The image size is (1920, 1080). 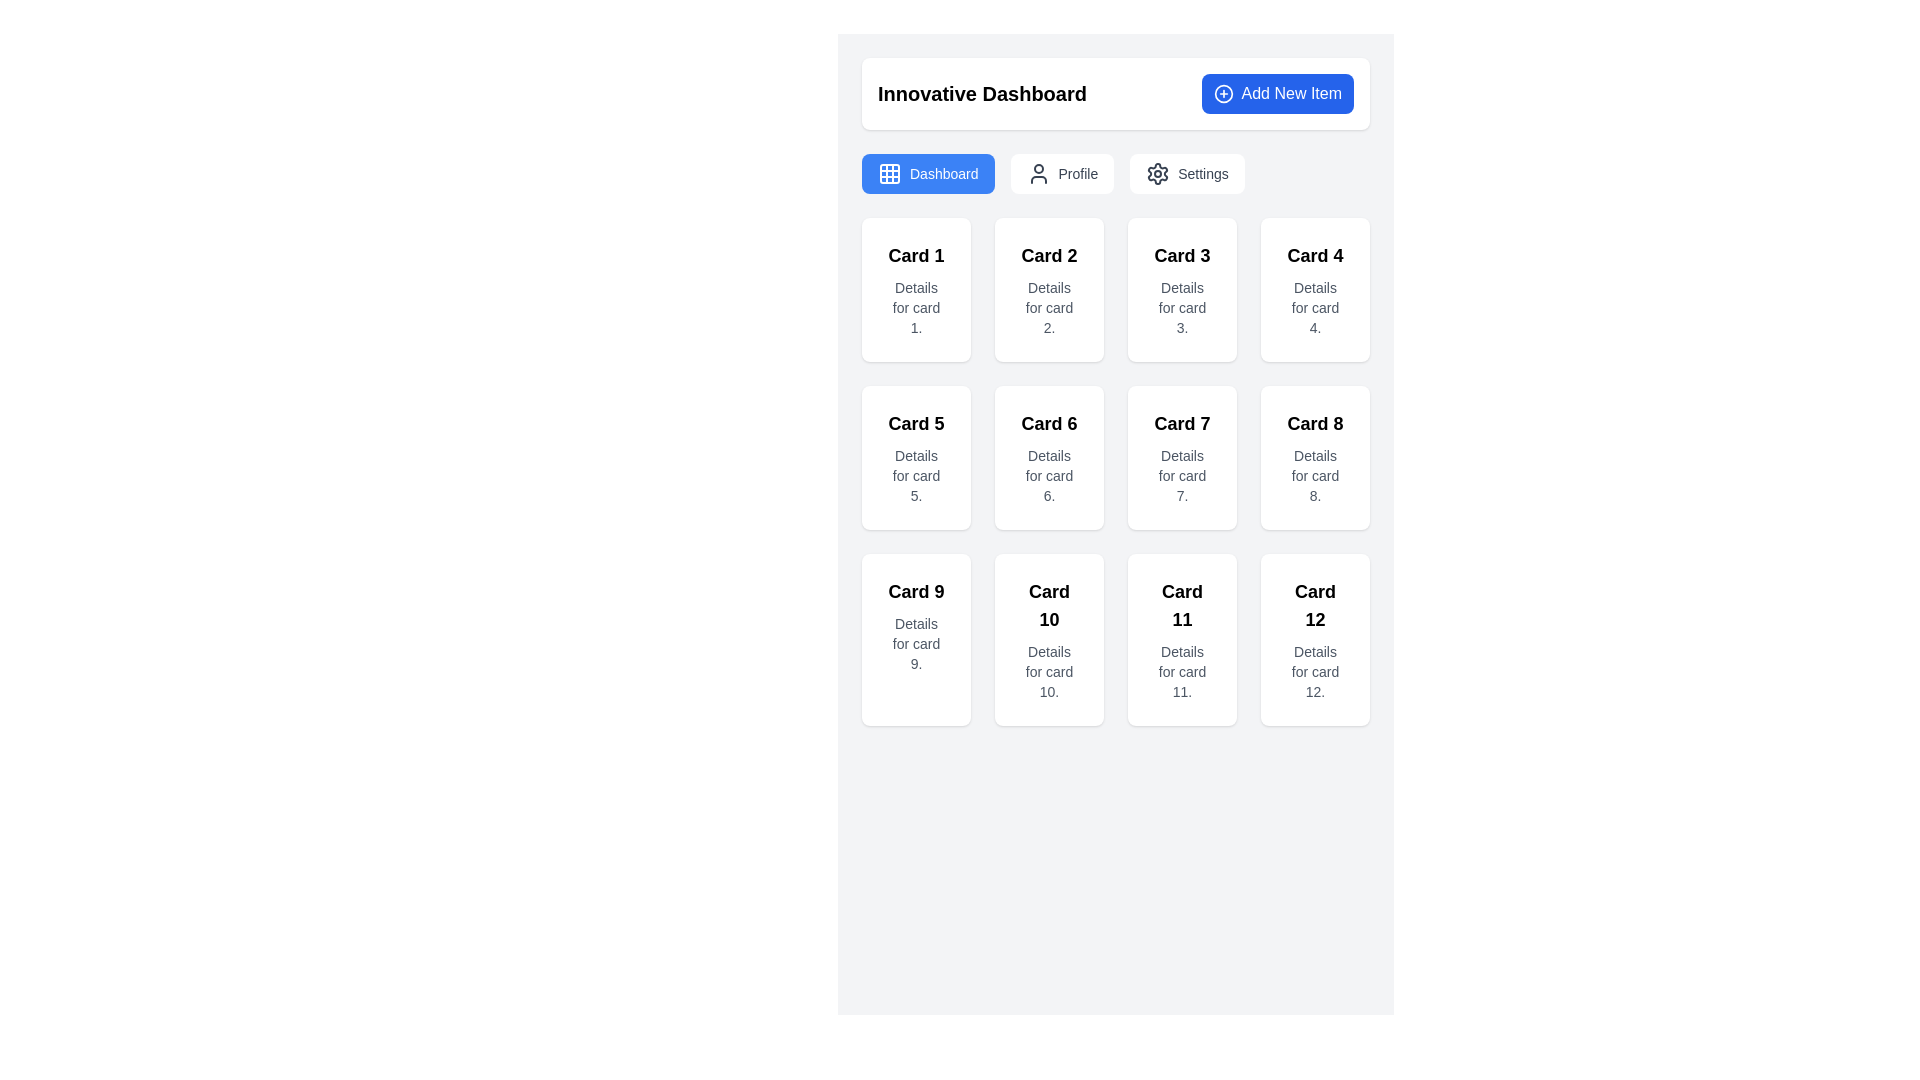 What do you see at coordinates (1182, 458) in the screenshot?
I see `the visual and informational unit identified as 'Card 7' located in the second row and third column of the grid layout` at bounding box center [1182, 458].